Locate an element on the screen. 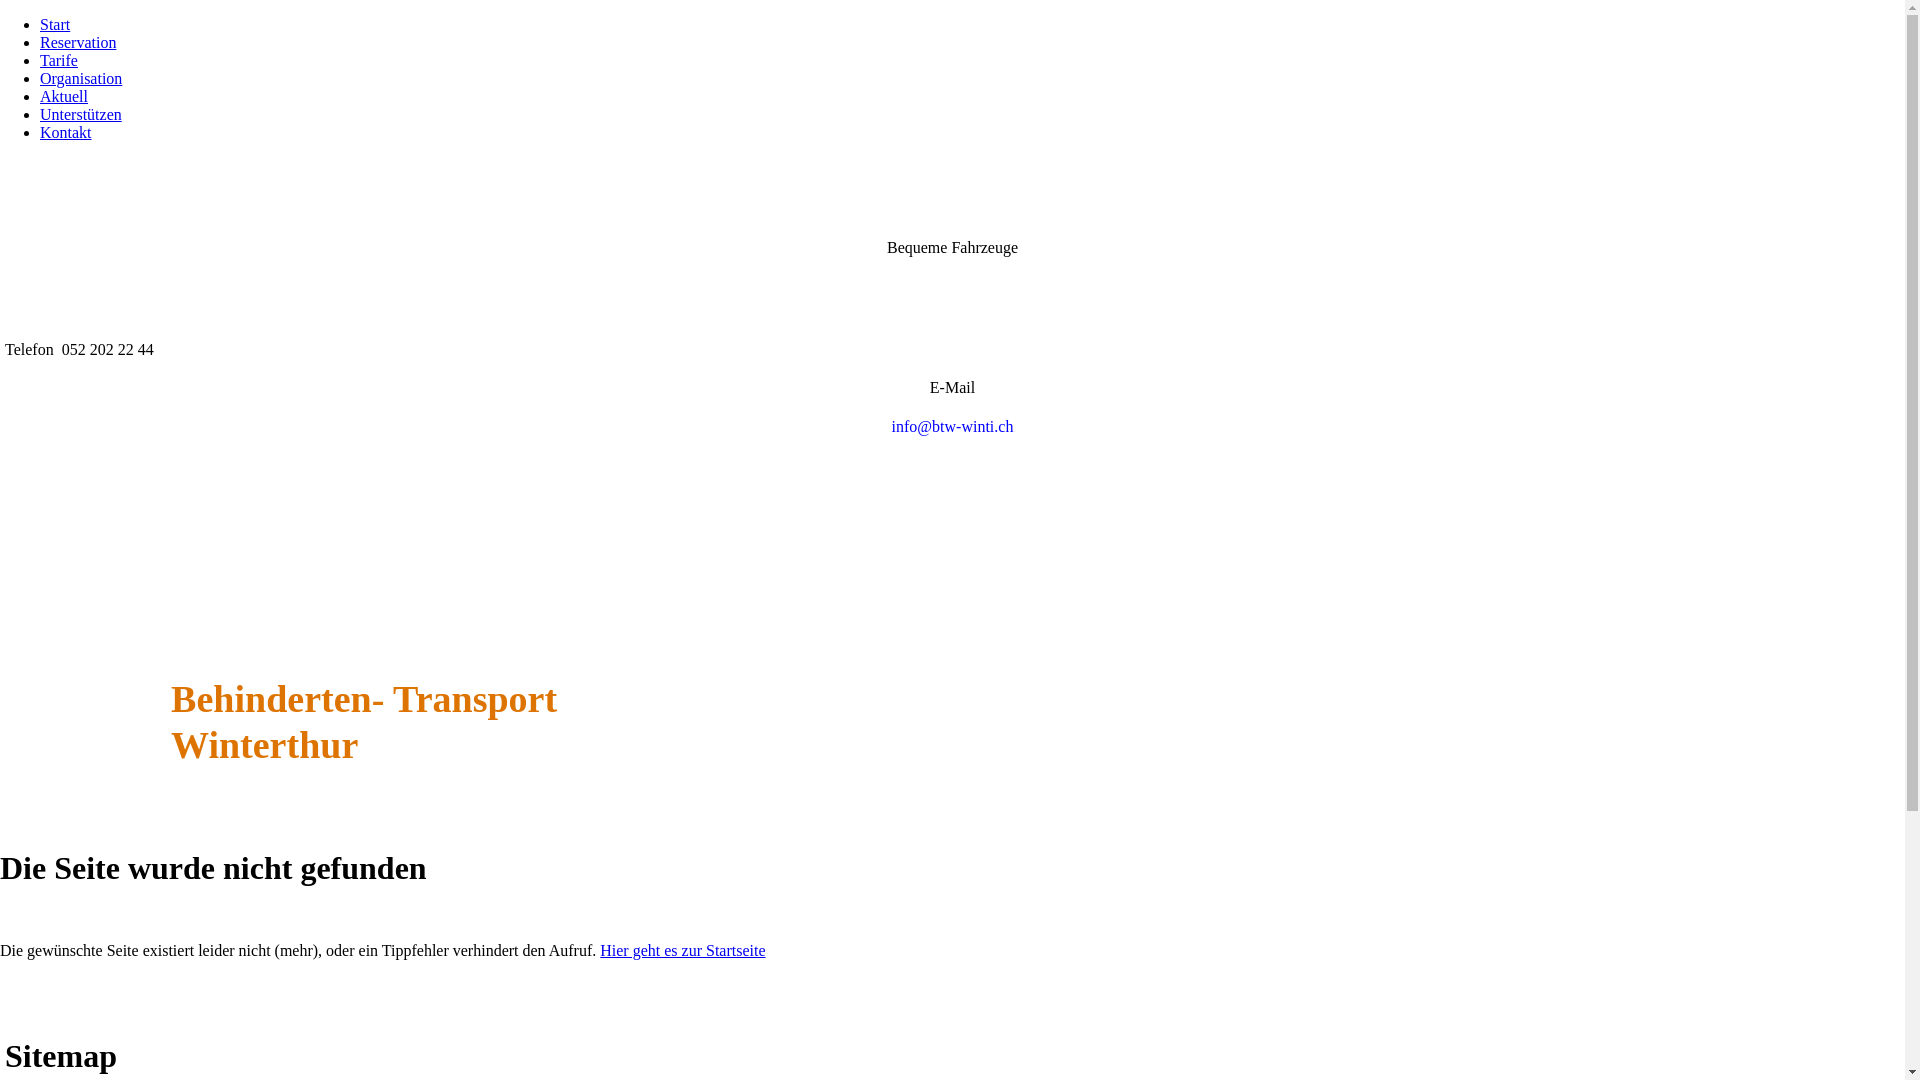 This screenshot has width=1920, height=1080. 'Aktuell' is located at coordinates (63, 96).